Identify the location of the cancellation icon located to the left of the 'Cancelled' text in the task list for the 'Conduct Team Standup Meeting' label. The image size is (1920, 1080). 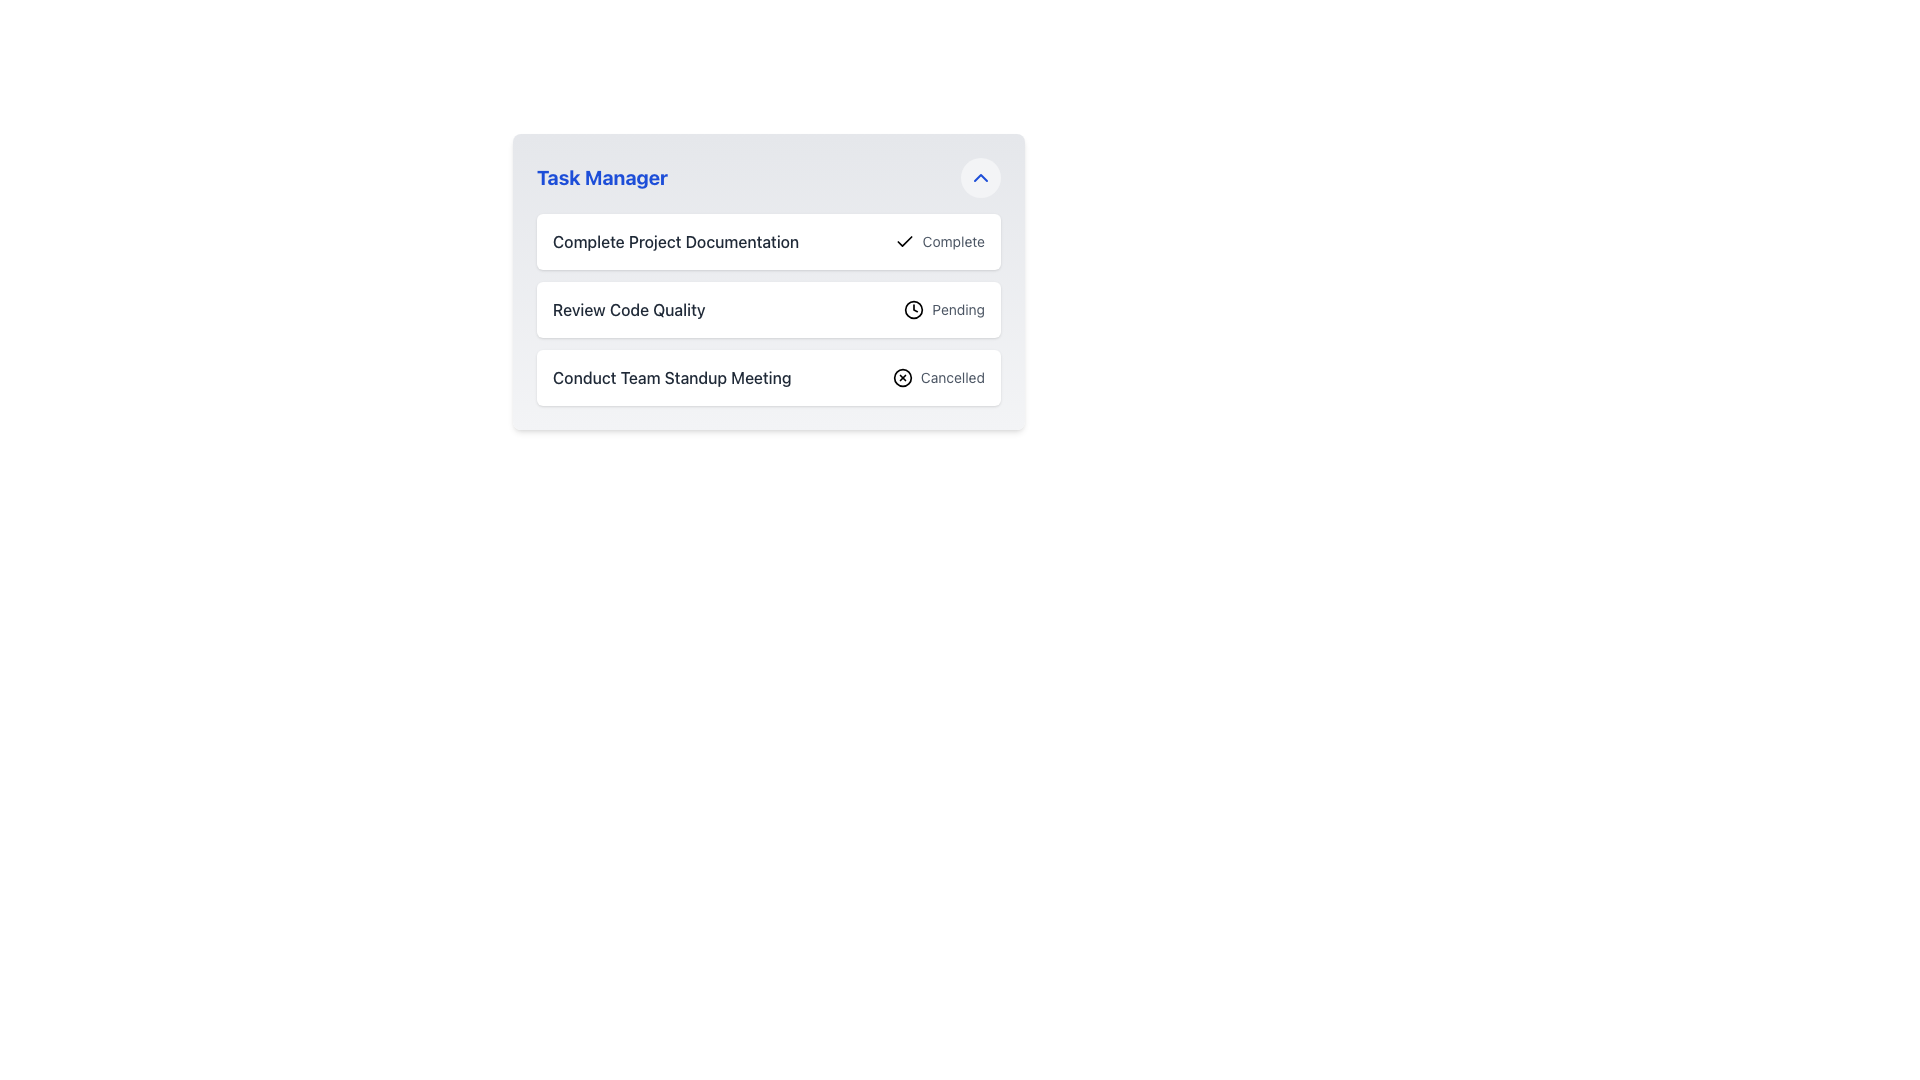
(901, 378).